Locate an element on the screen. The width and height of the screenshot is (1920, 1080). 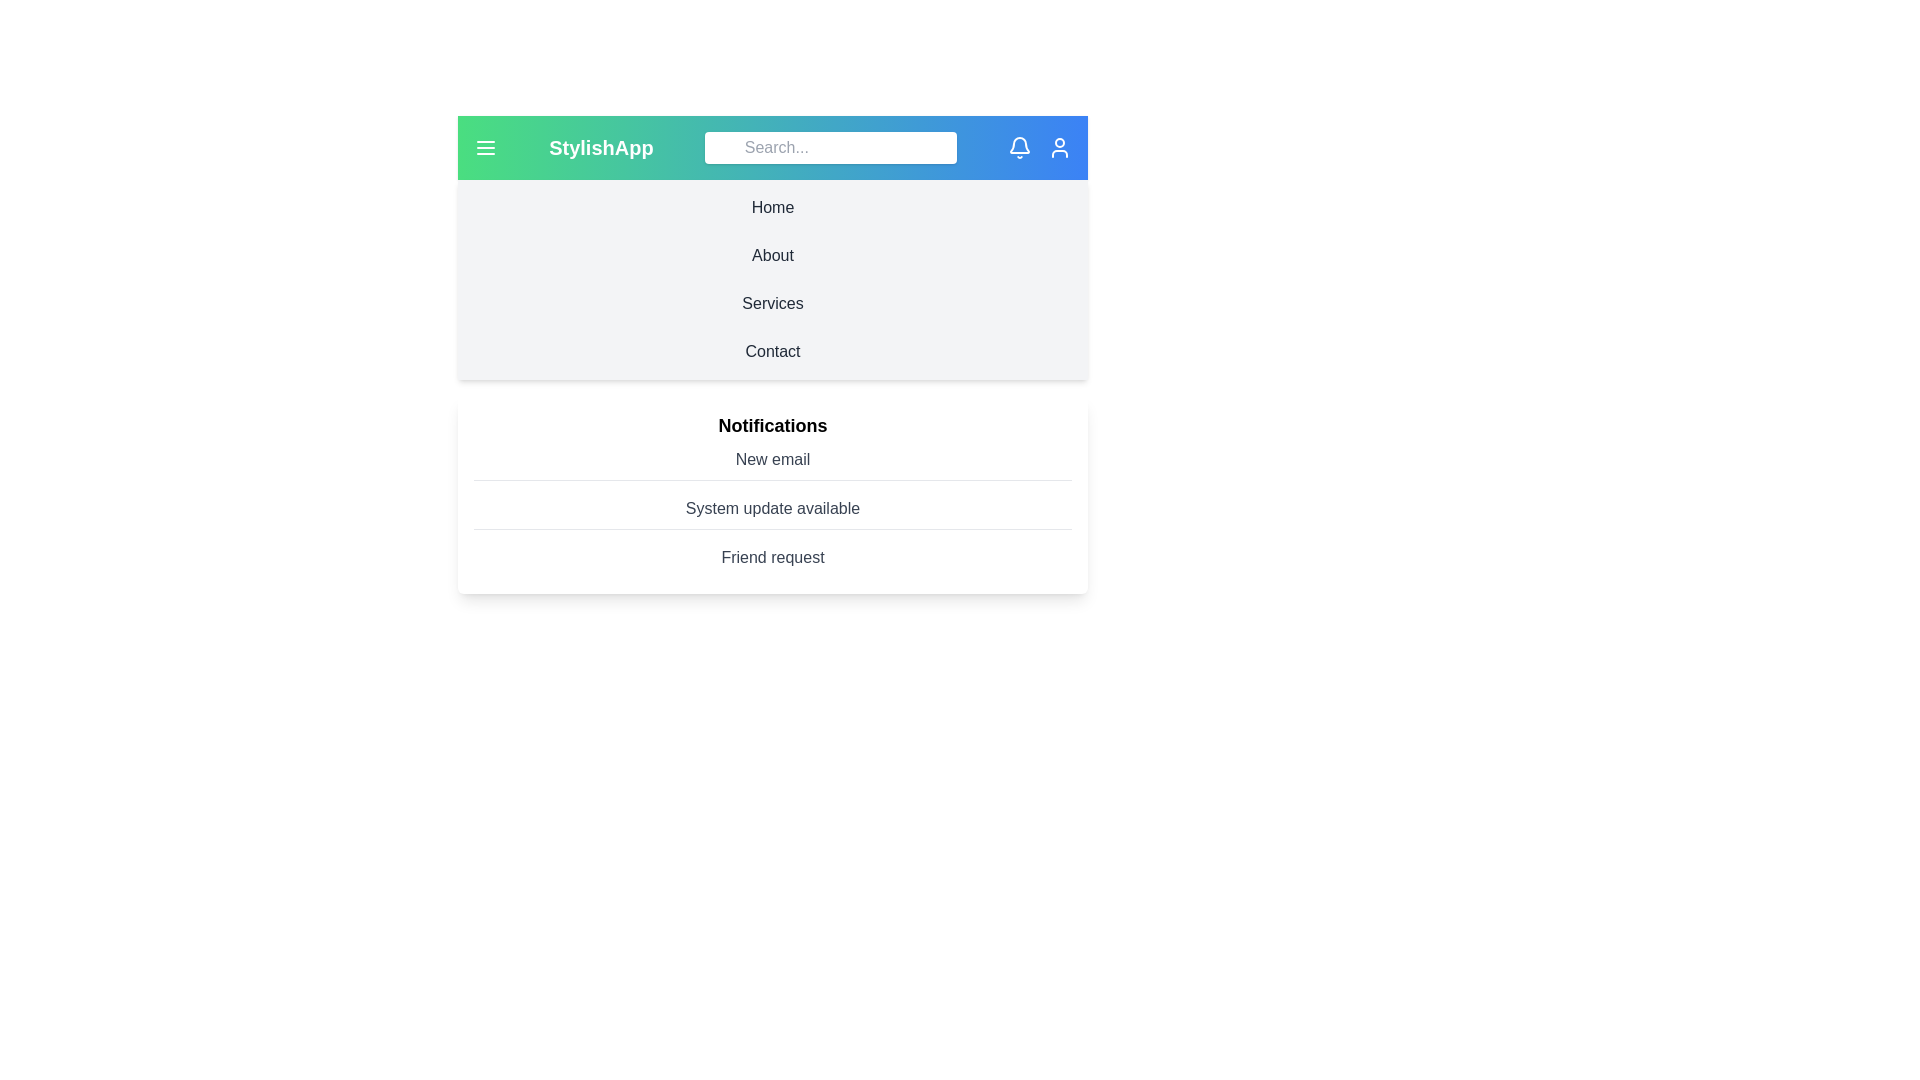
the navigation section Home is located at coordinates (771, 208).